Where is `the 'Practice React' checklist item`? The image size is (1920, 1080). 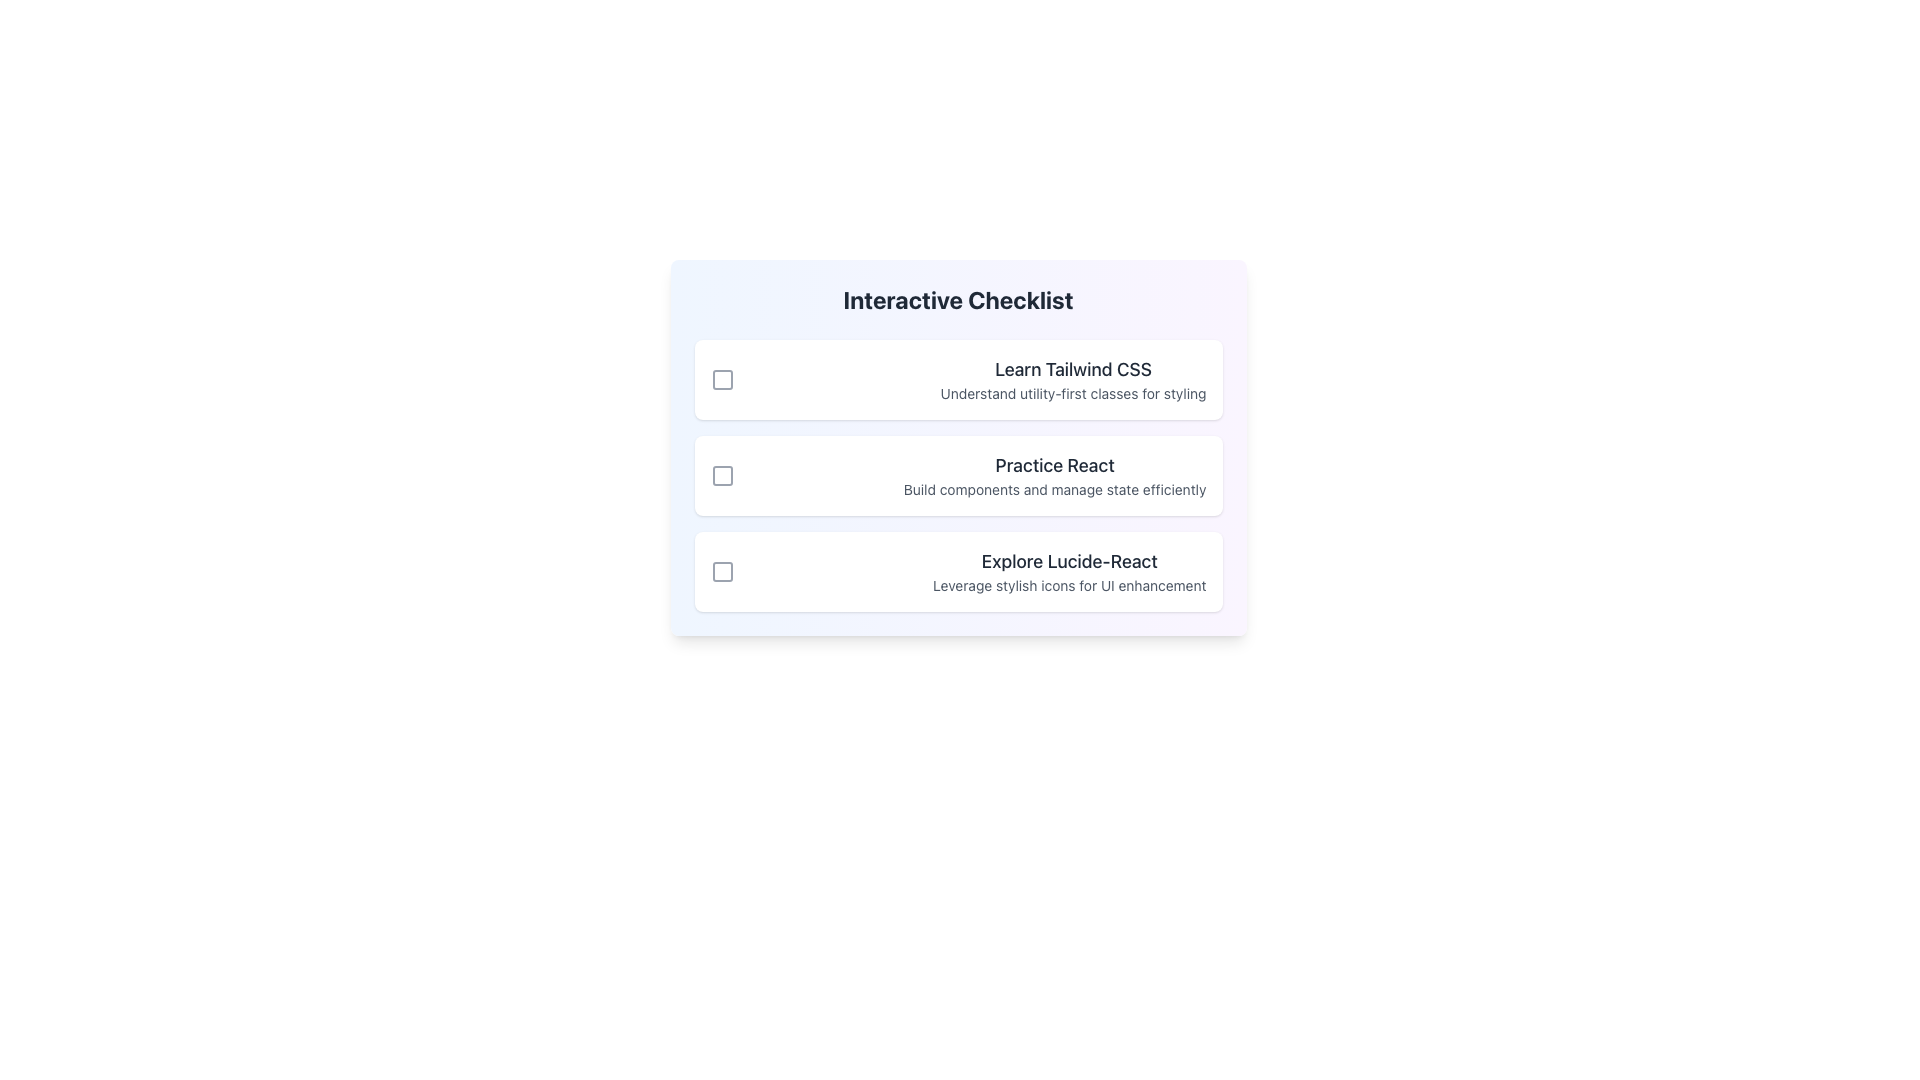
the 'Practice React' checklist item is located at coordinates (957, 475).